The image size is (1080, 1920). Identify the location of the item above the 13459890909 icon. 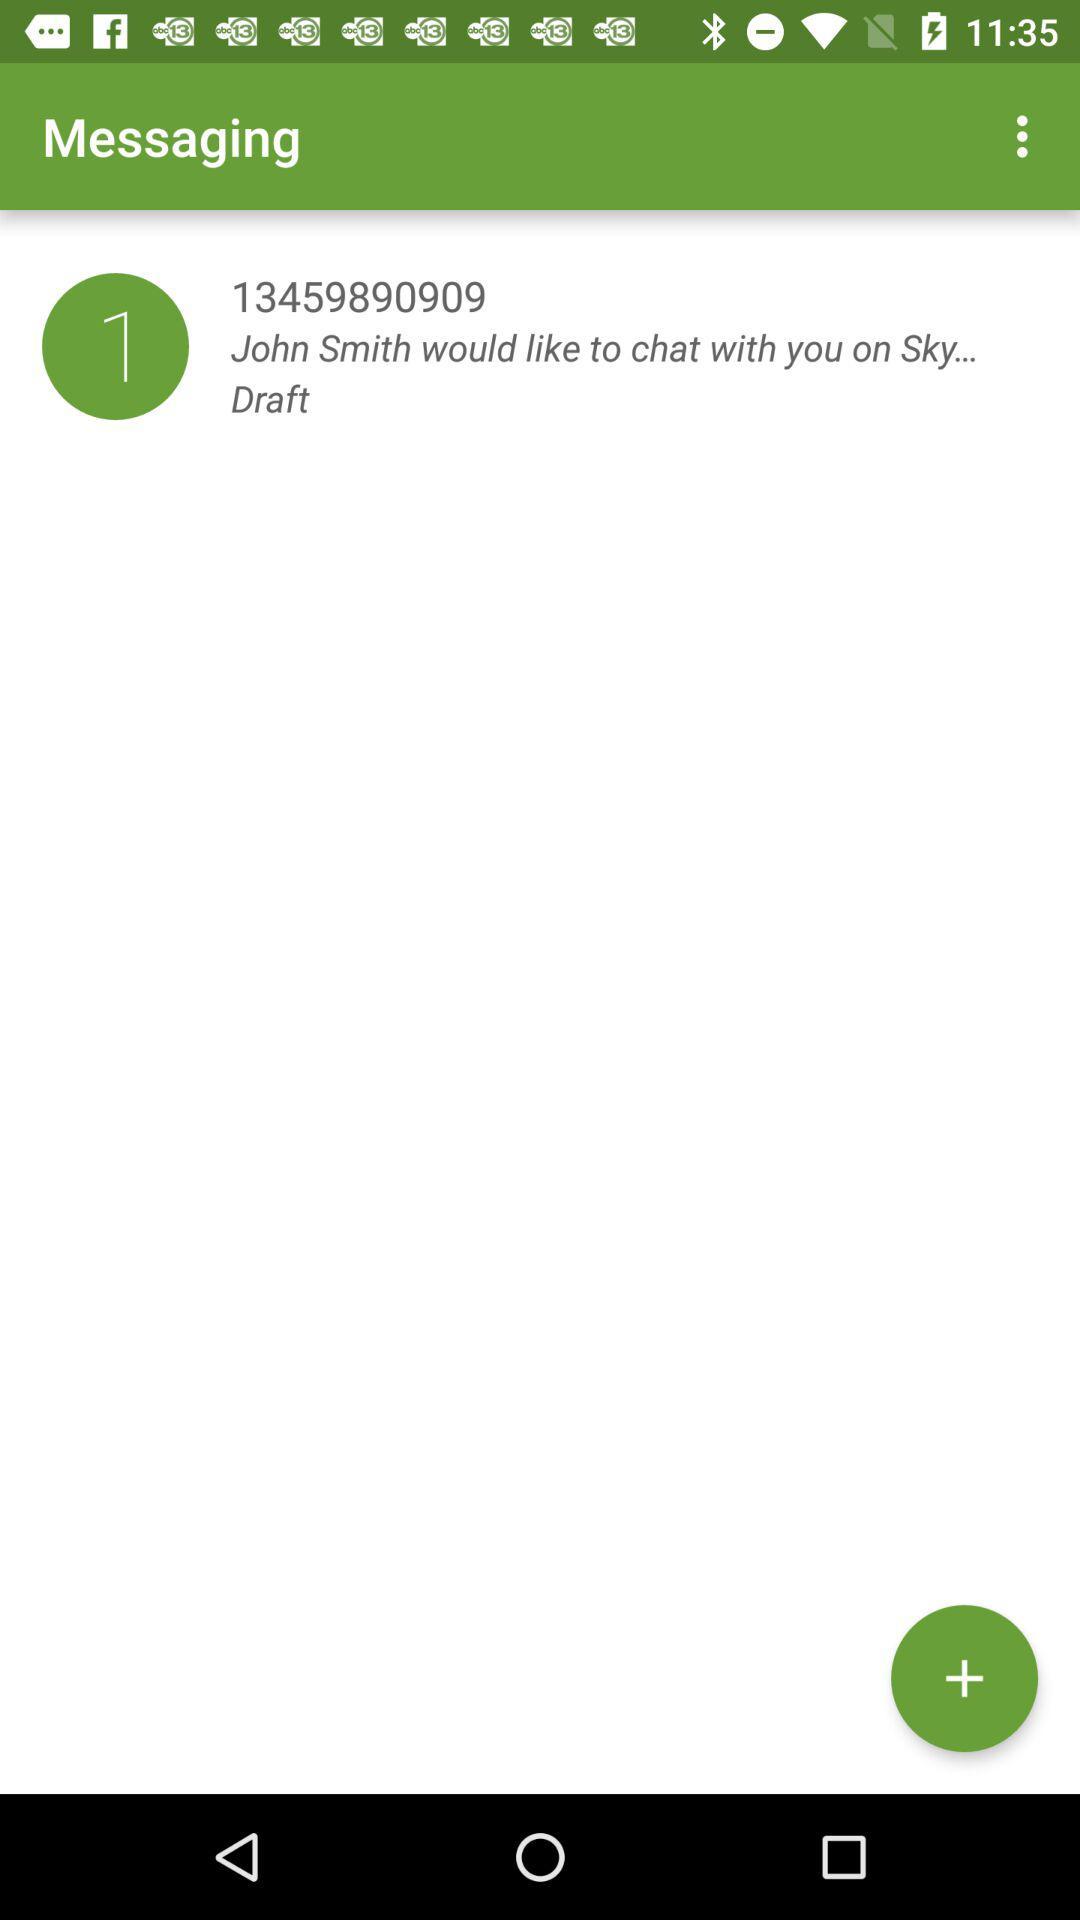
(1027, 135).